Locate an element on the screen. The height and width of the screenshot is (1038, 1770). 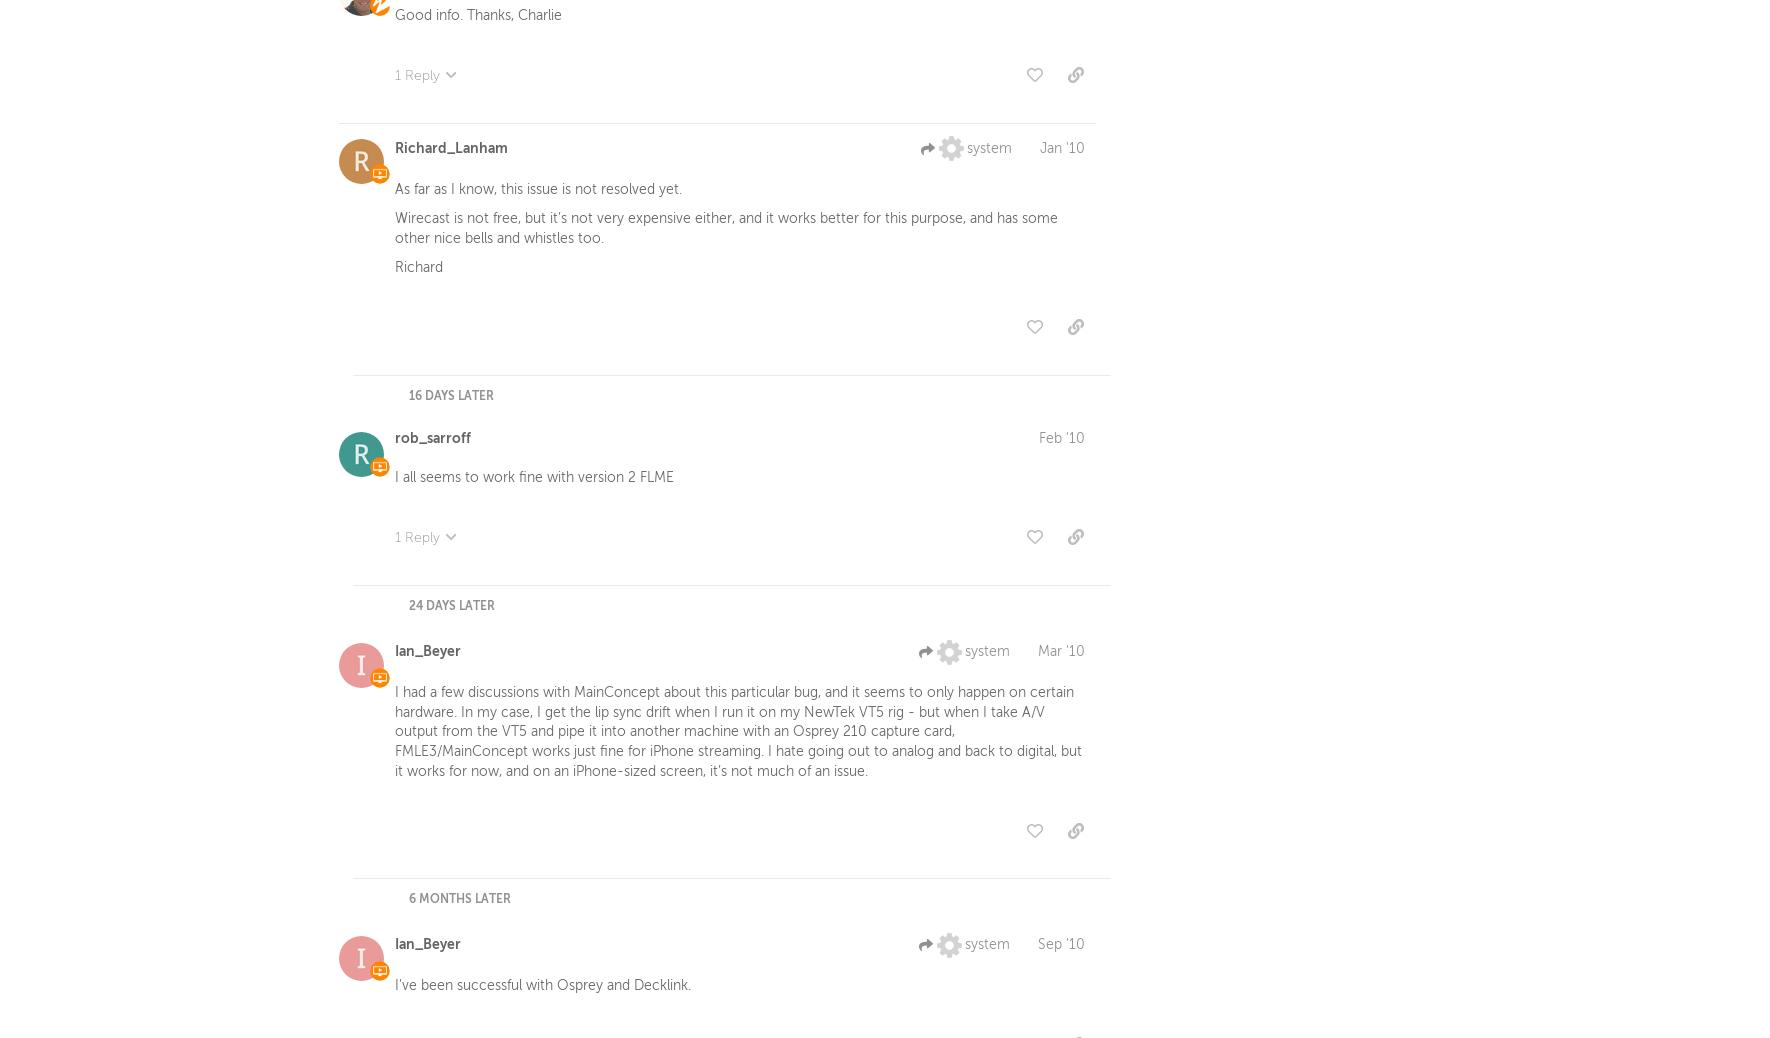
'24 days later' is located at coordinates (408, 609).